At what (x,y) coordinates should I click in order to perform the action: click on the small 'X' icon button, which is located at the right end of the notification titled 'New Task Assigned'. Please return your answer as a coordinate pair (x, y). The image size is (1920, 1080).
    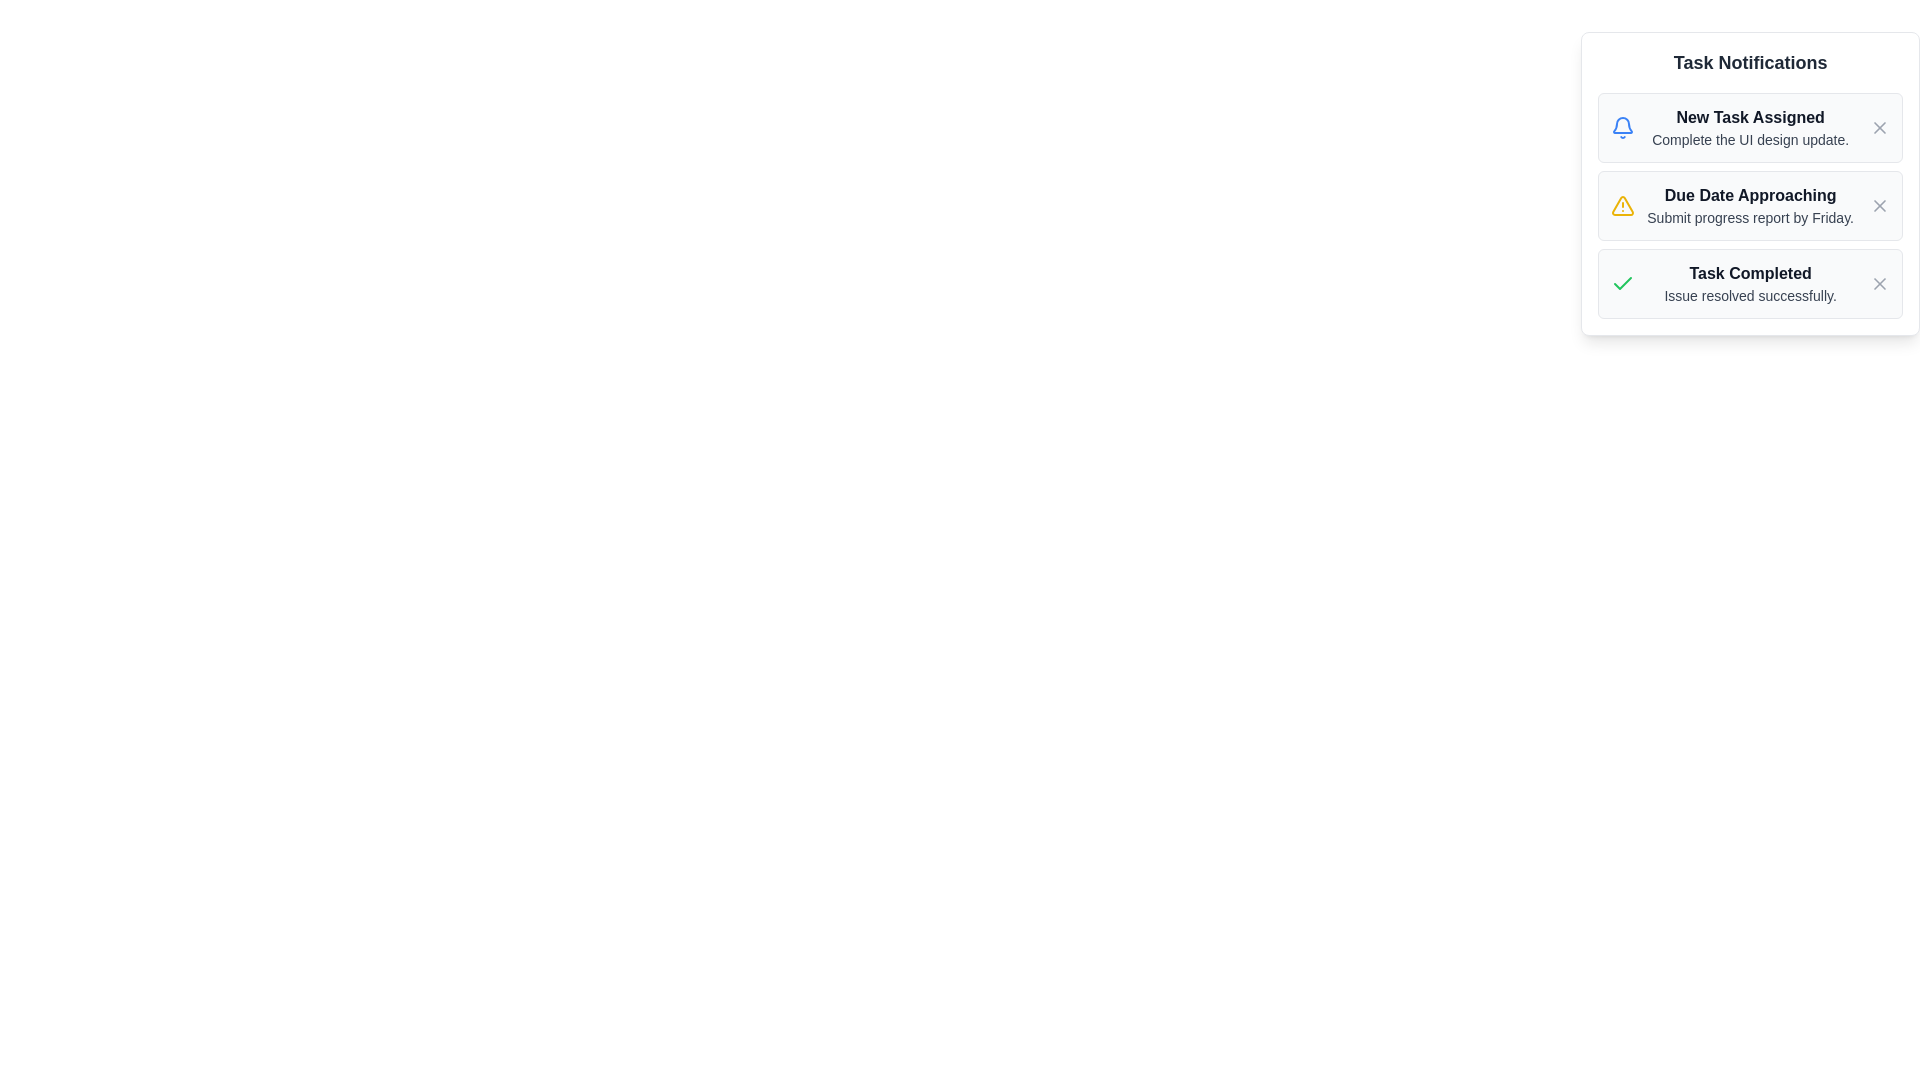
    Looking at the image, I should click on (1879, 127).